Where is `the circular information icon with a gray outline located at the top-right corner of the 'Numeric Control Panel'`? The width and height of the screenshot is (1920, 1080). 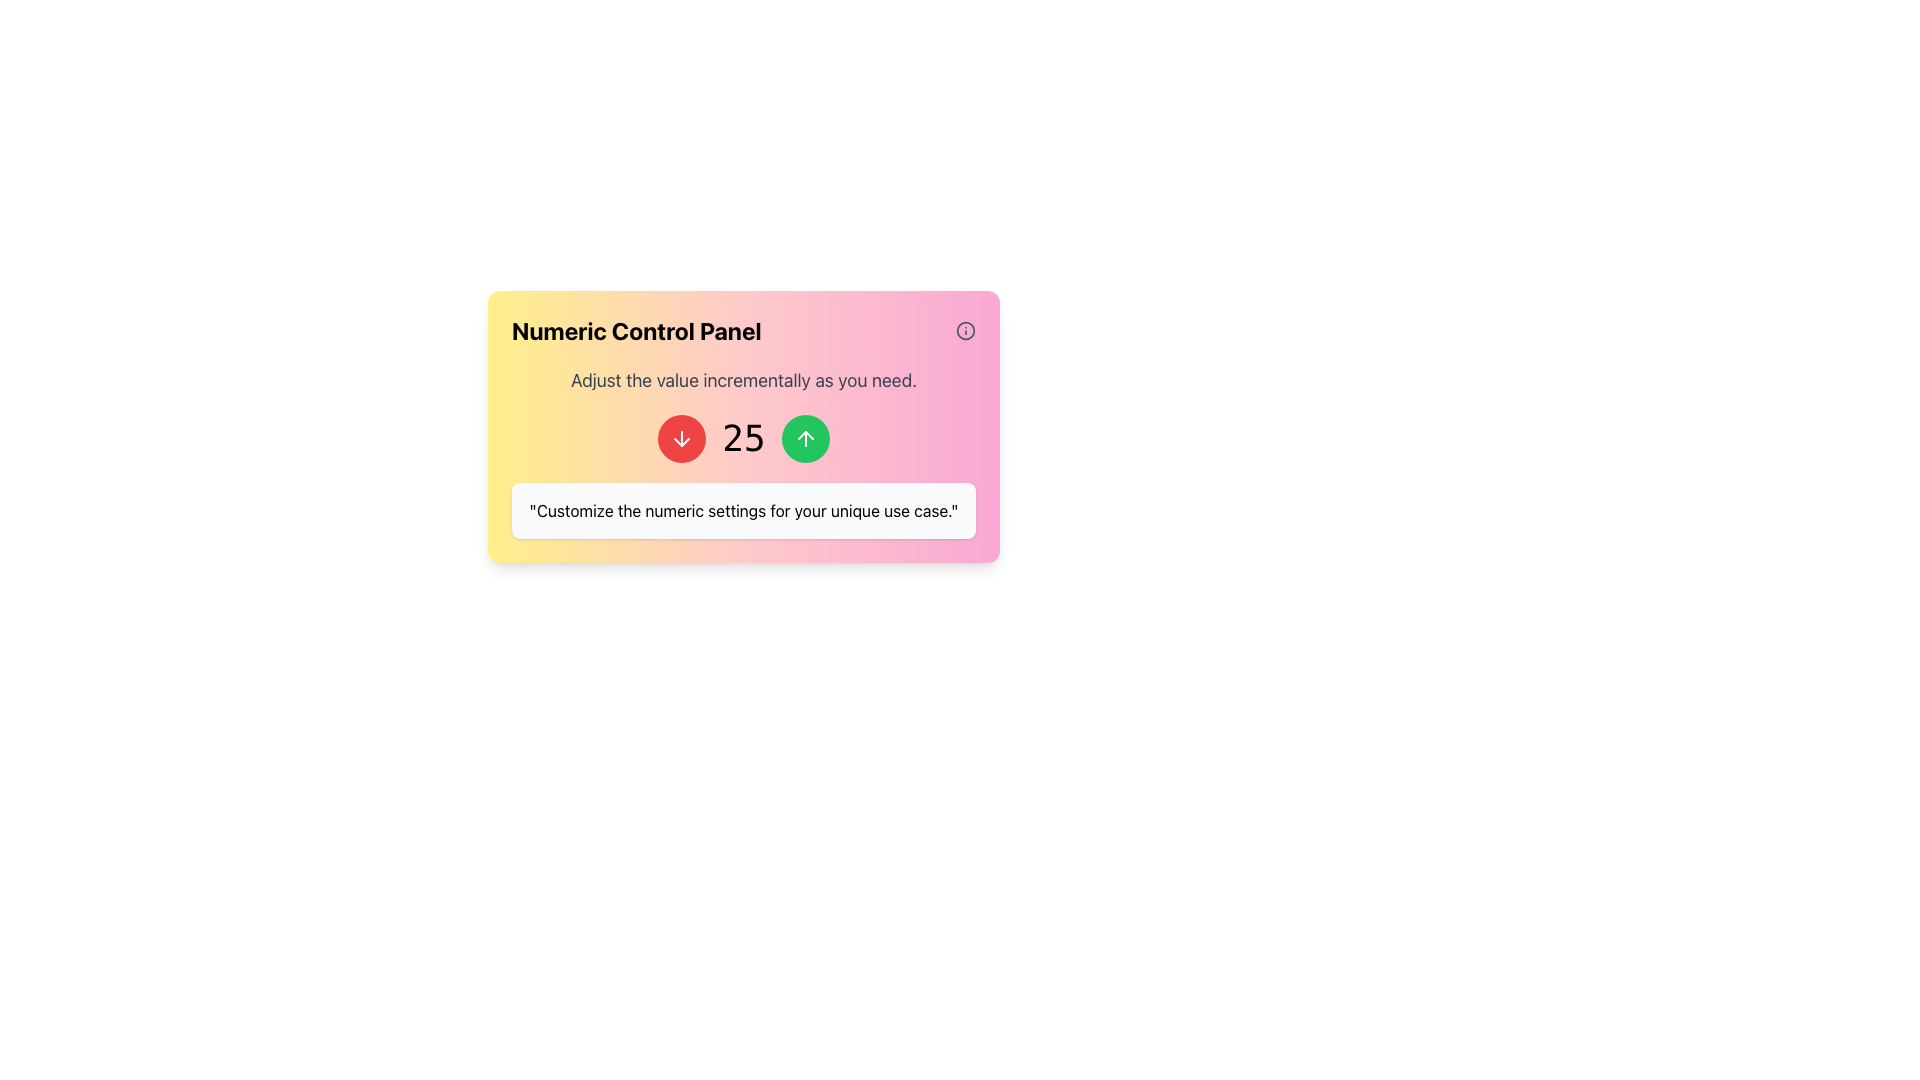 the circular information icon with a gray outline located at the top-right corner of the 'Numeric Control Panel' is located at coordinates (965, 330).